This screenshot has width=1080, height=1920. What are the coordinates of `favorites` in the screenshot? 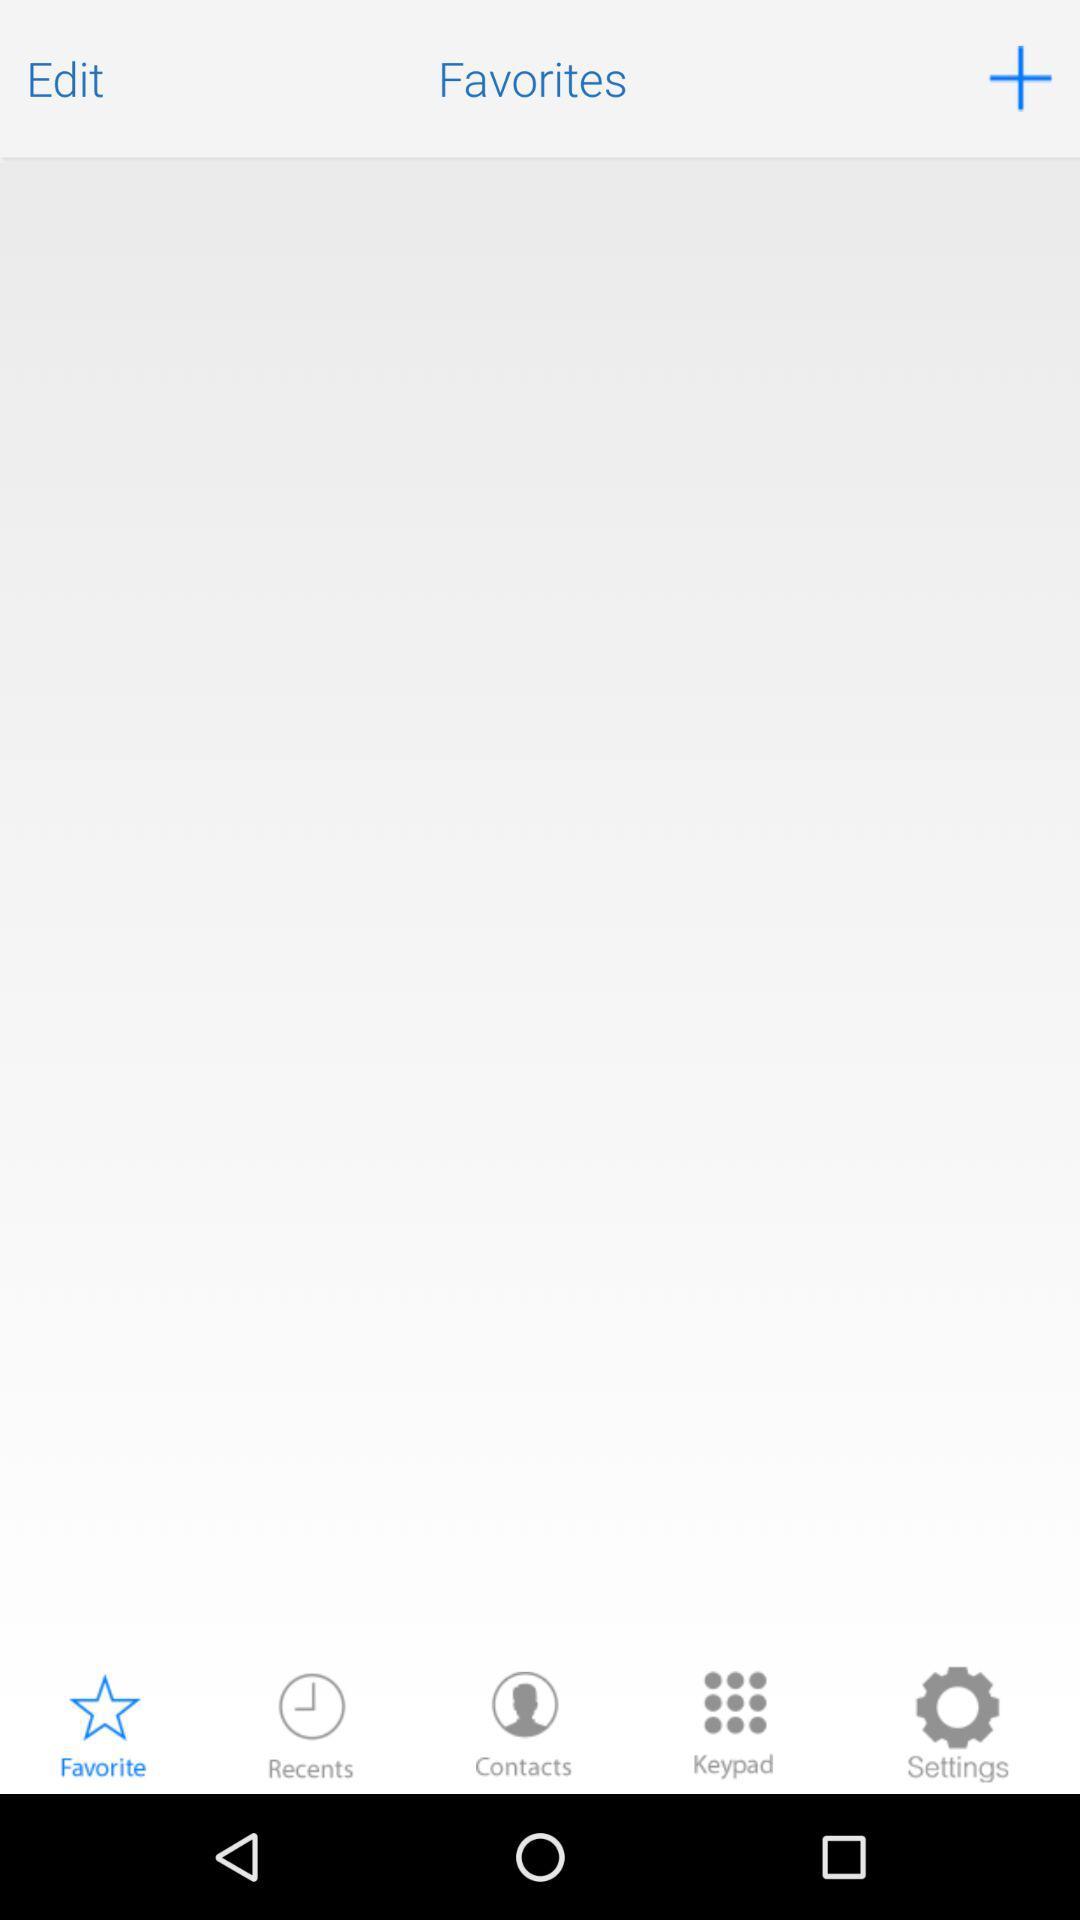 It's located at (103, 1723).